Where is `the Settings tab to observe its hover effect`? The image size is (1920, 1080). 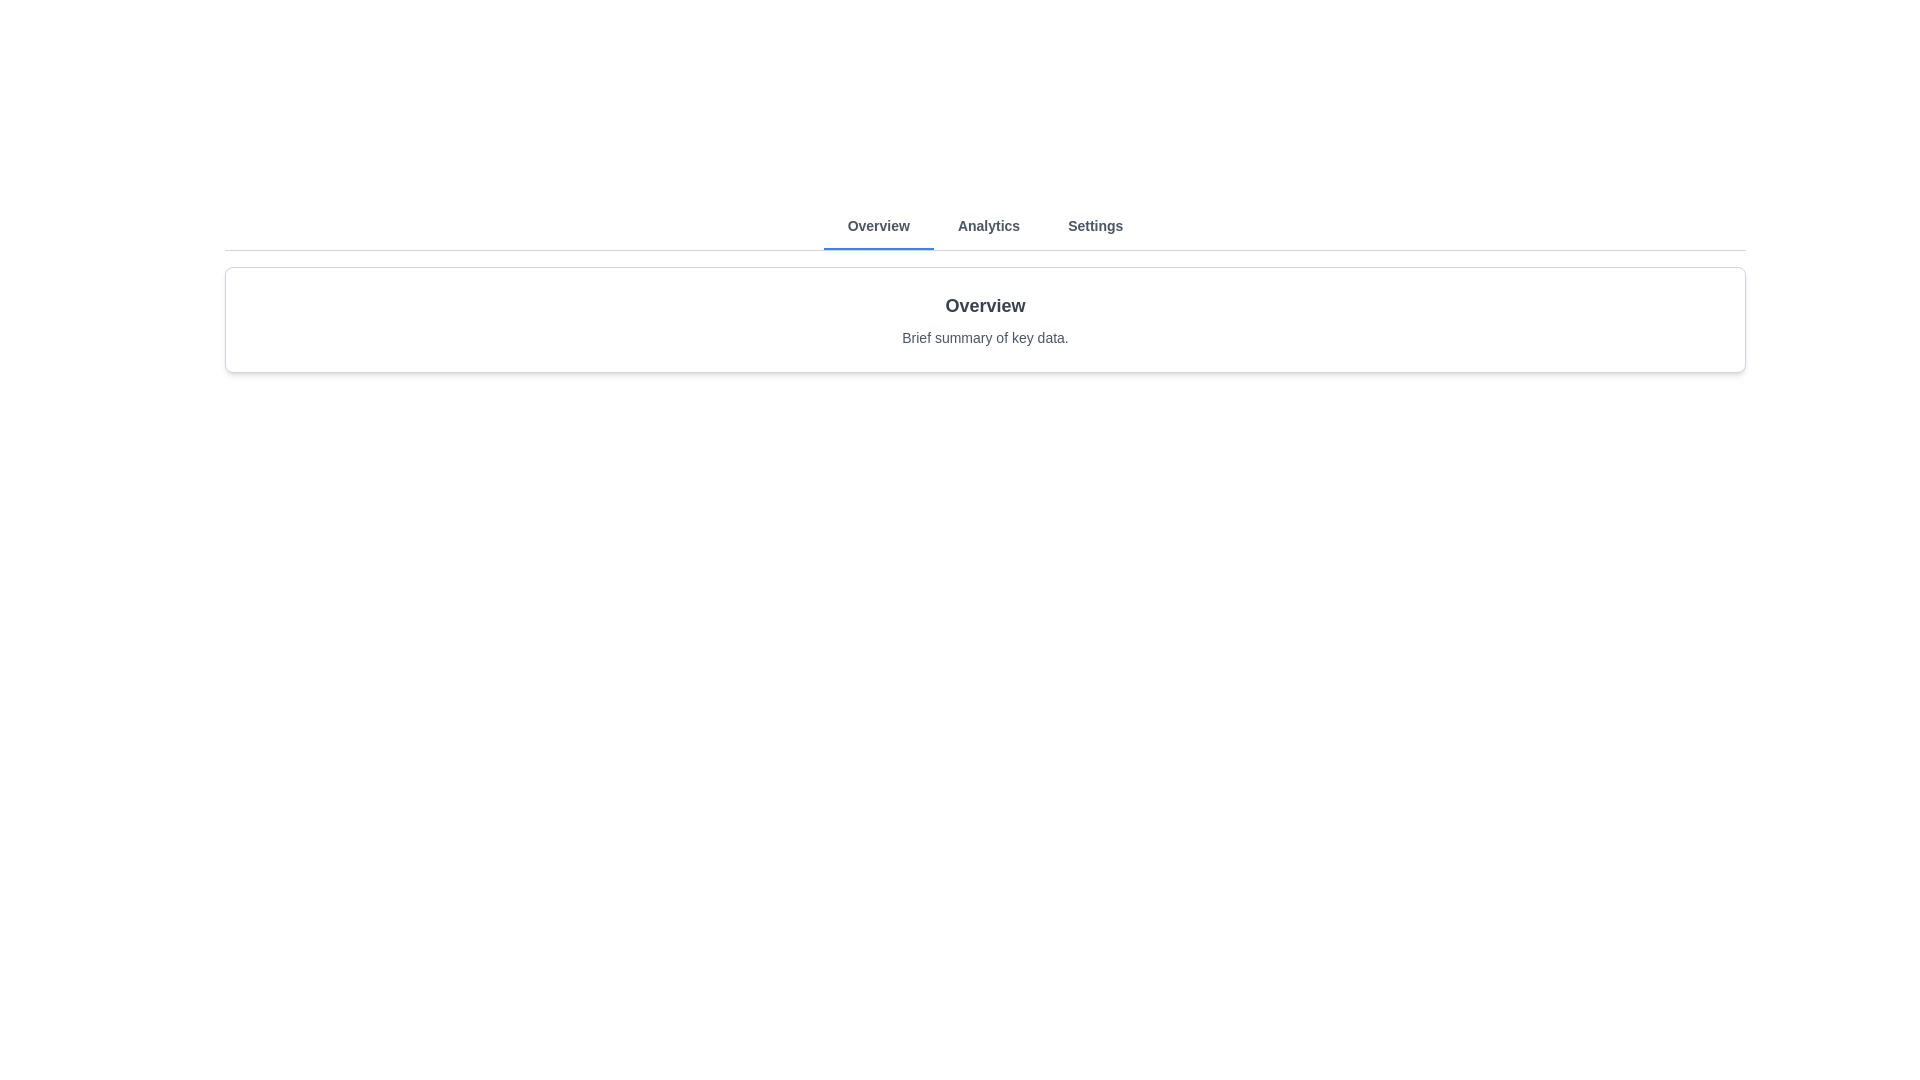 the Settings tab to observe its hover effect is located at coordinates (1094, 225).